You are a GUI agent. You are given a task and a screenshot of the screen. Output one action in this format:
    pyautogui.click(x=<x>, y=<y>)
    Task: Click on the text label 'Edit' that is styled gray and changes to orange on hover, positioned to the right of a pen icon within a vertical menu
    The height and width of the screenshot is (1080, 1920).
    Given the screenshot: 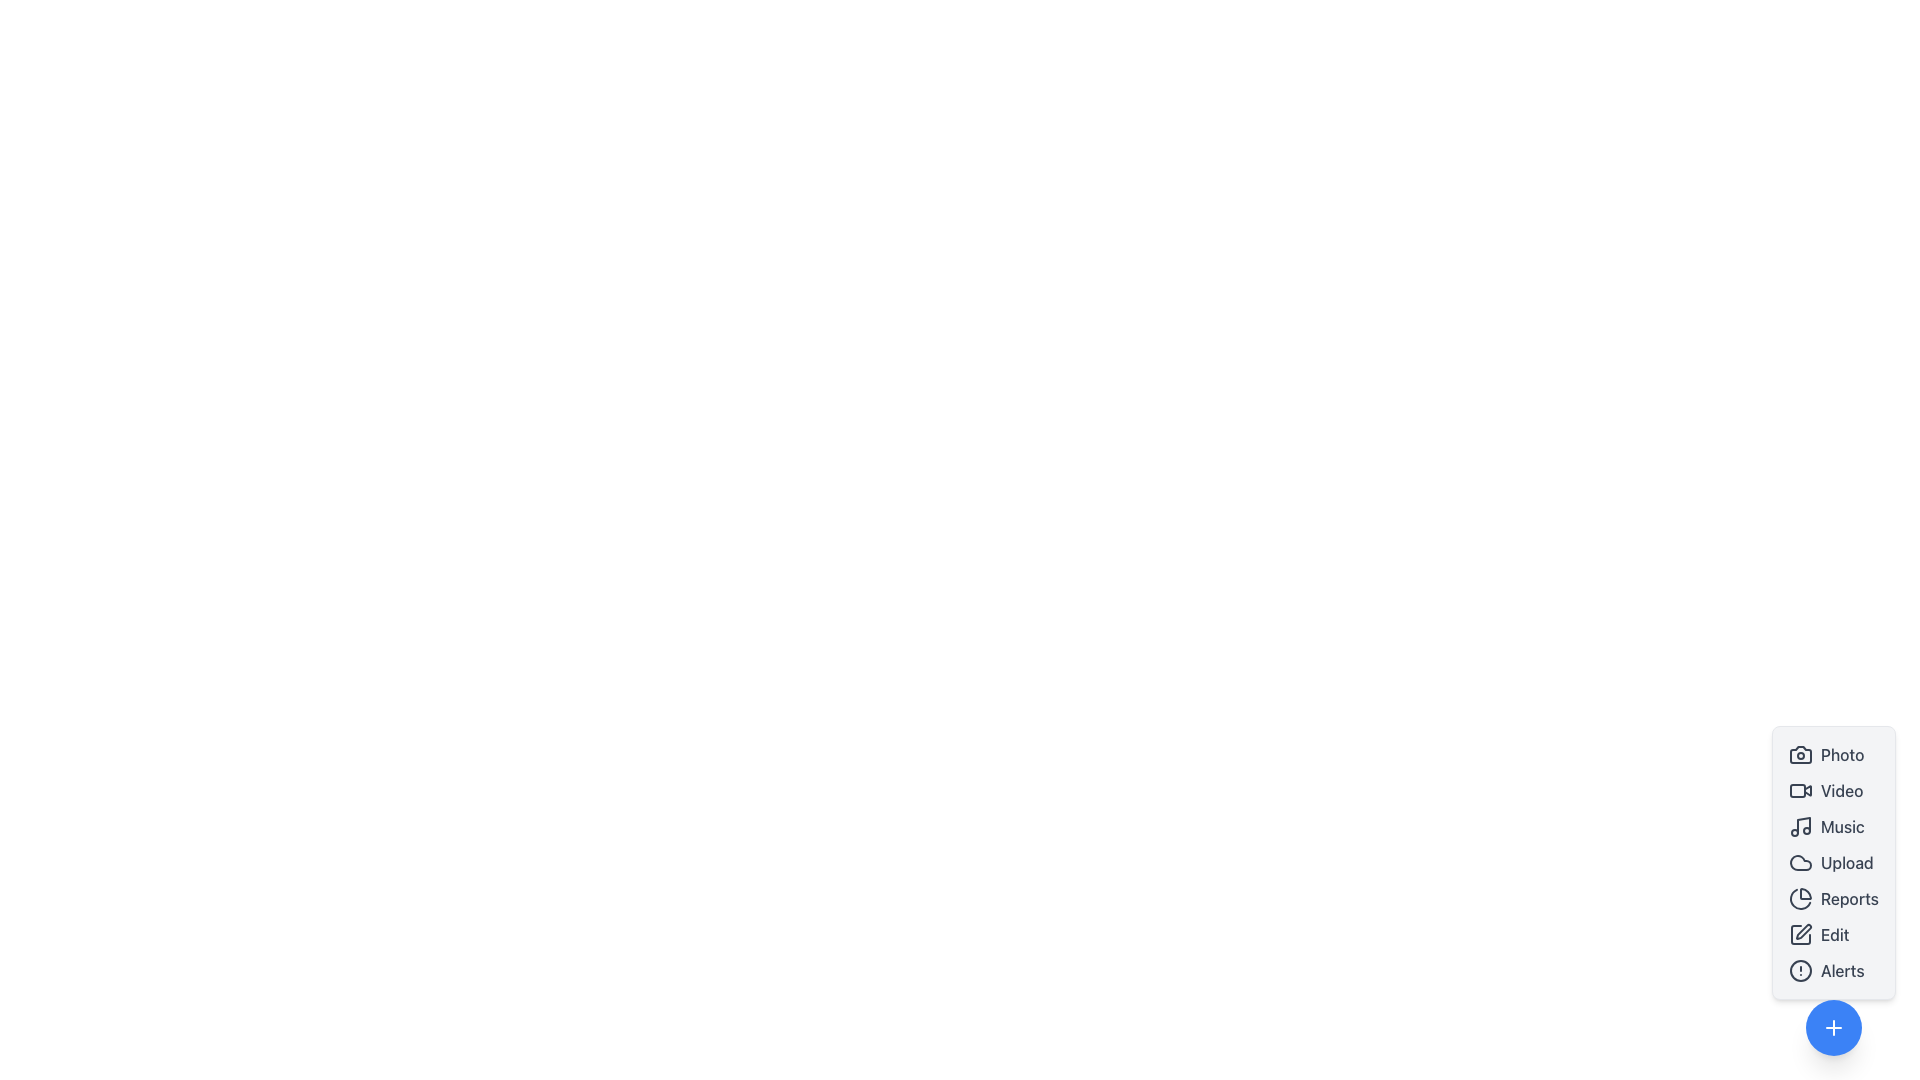 What is the action you would take?
    pyautogui.click(x=1835, y=934)
    